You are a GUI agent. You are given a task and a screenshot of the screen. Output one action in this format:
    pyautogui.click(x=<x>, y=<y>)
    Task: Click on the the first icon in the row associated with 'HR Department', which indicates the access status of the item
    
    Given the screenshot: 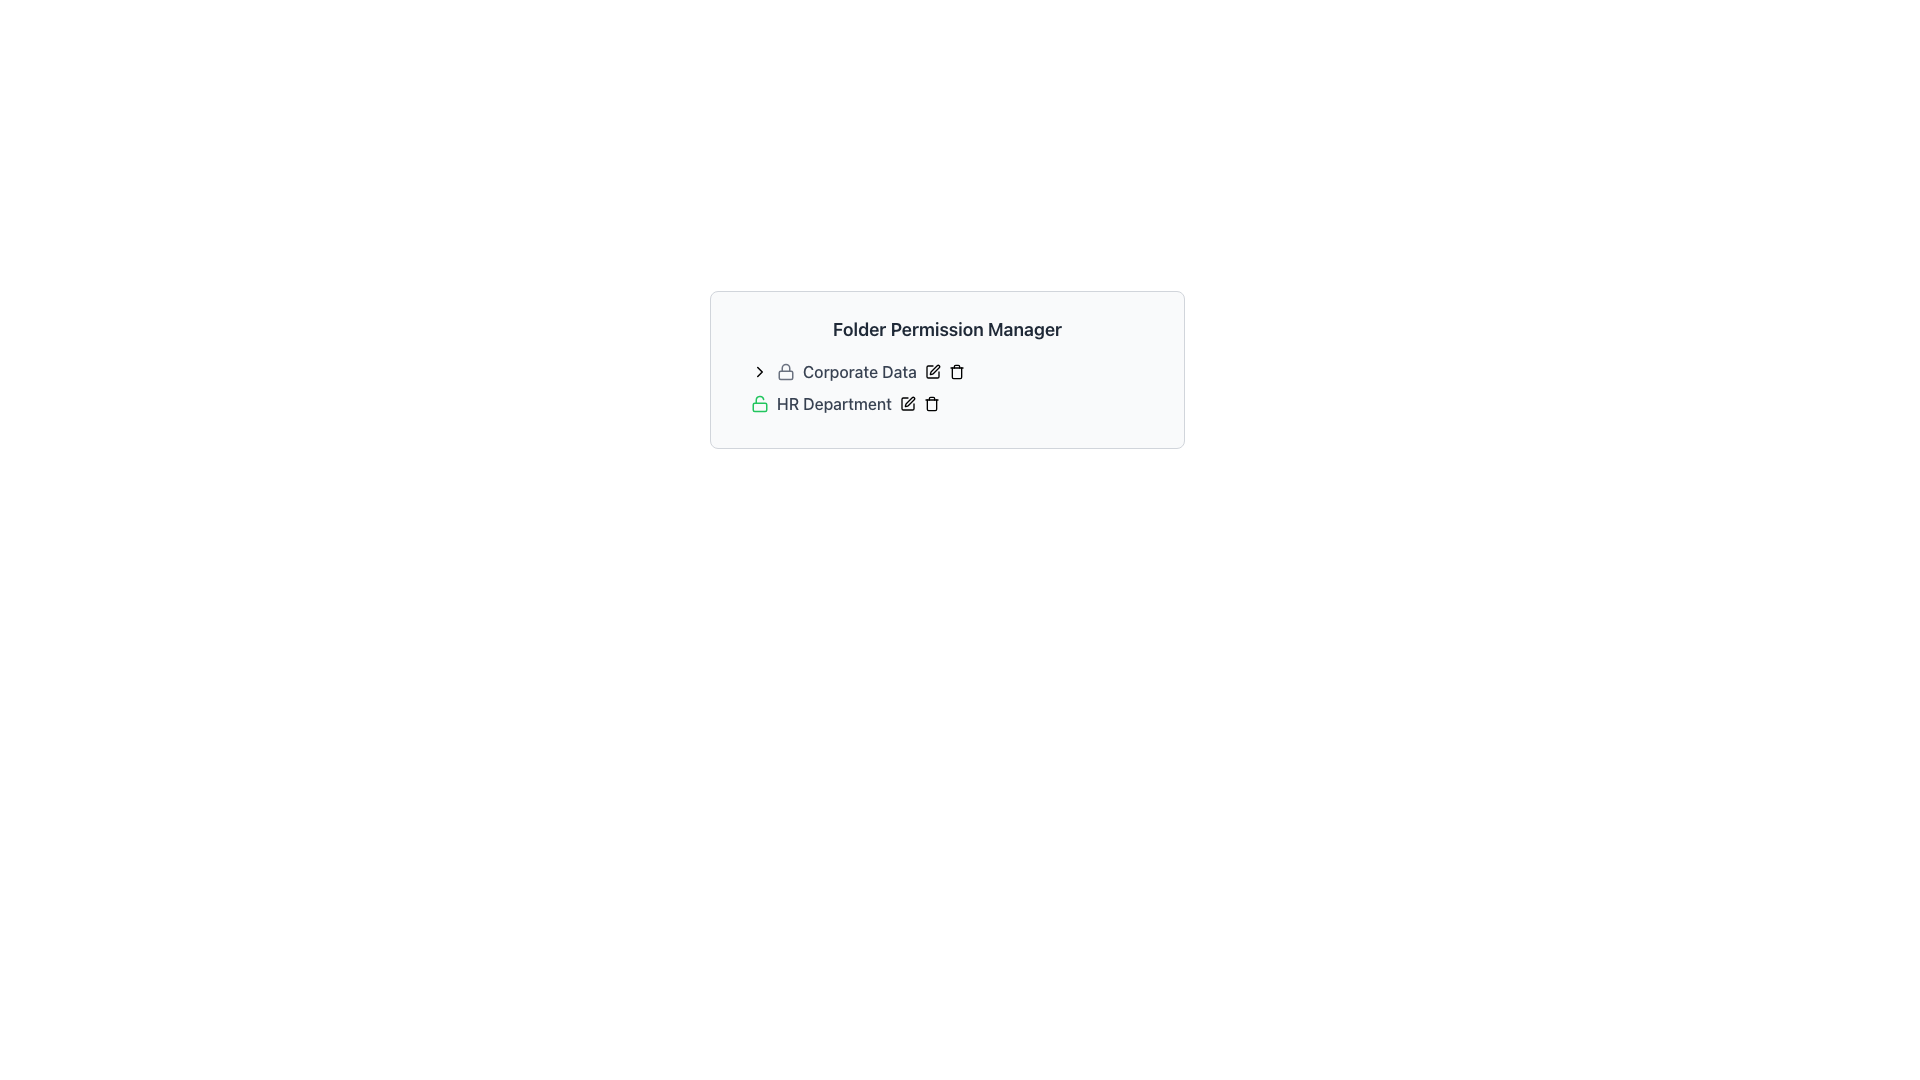 What is the action you would take?
    pyautogui.click(x=758, y=404)
    